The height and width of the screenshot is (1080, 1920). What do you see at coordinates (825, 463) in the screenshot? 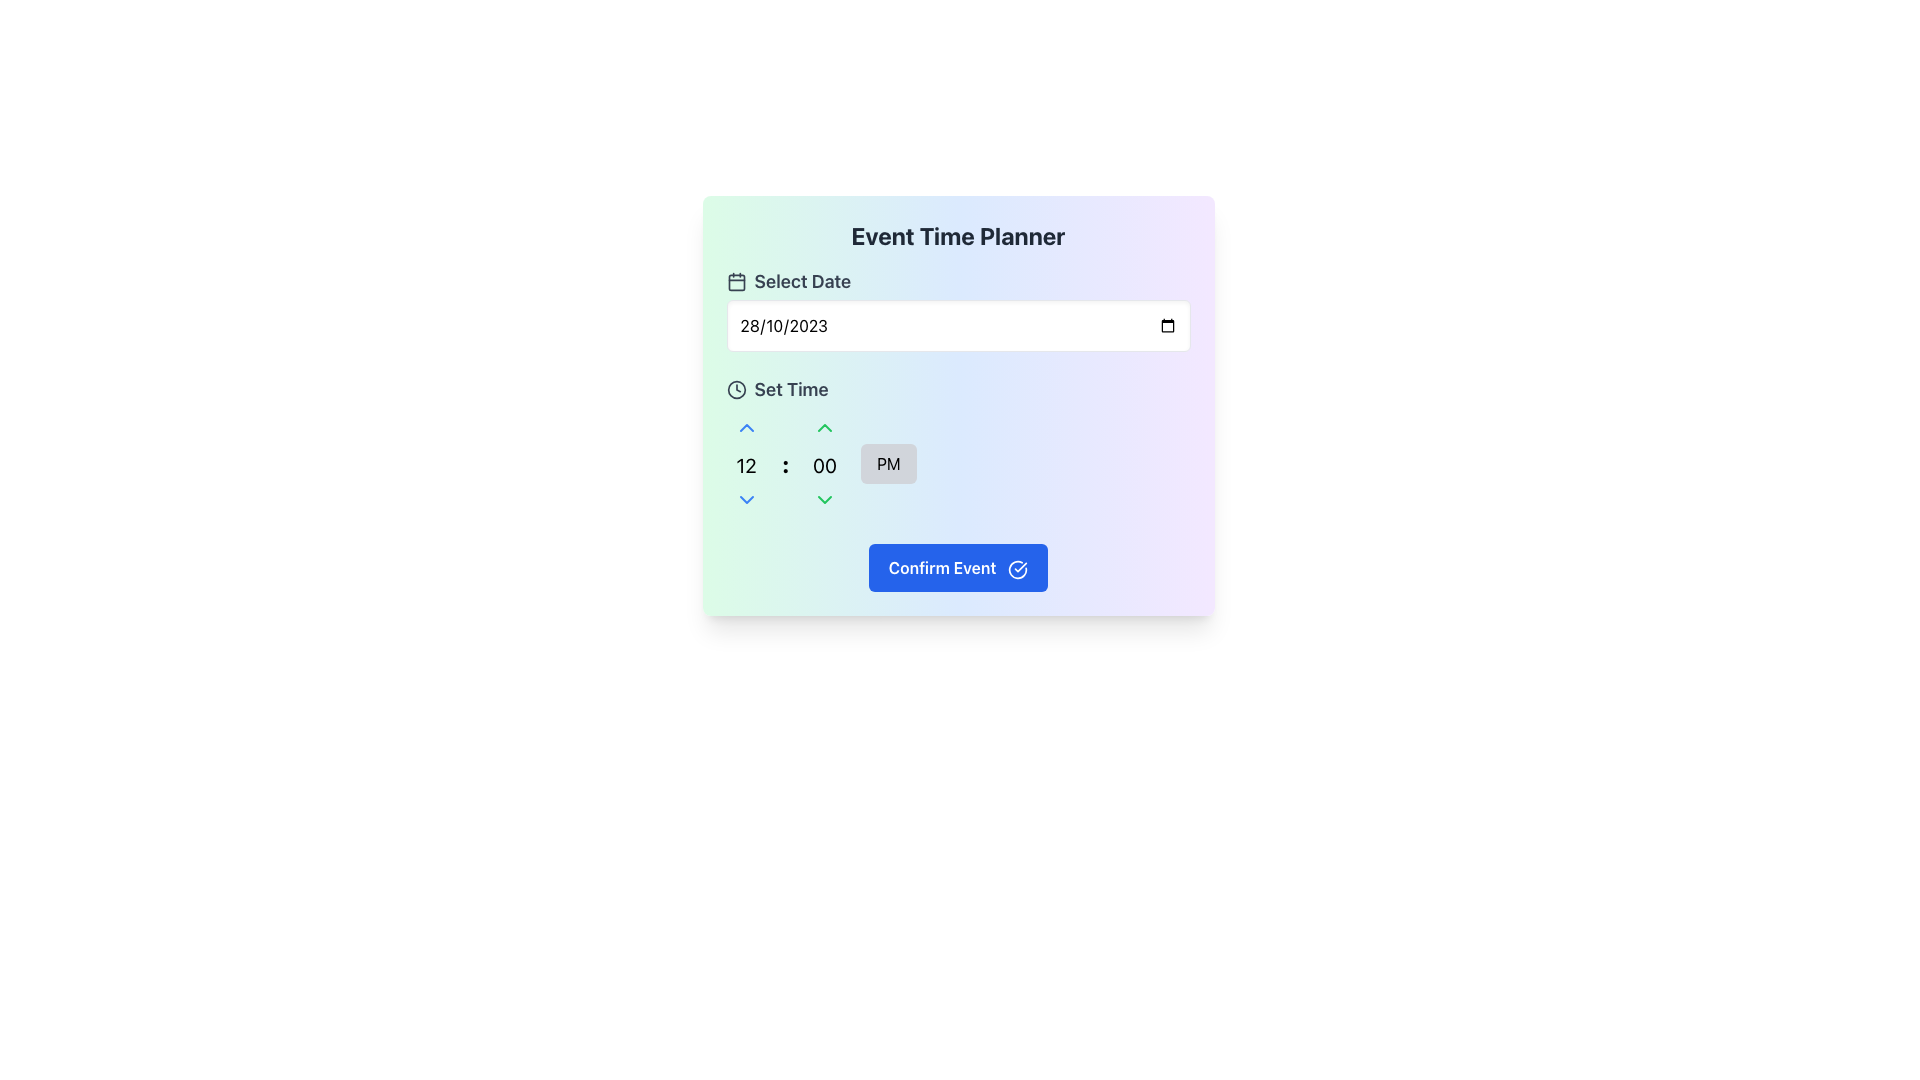
I see `the second numeric display element in the time-selection interface that shows the currently selected minute value` at bounding box center [825, 463].